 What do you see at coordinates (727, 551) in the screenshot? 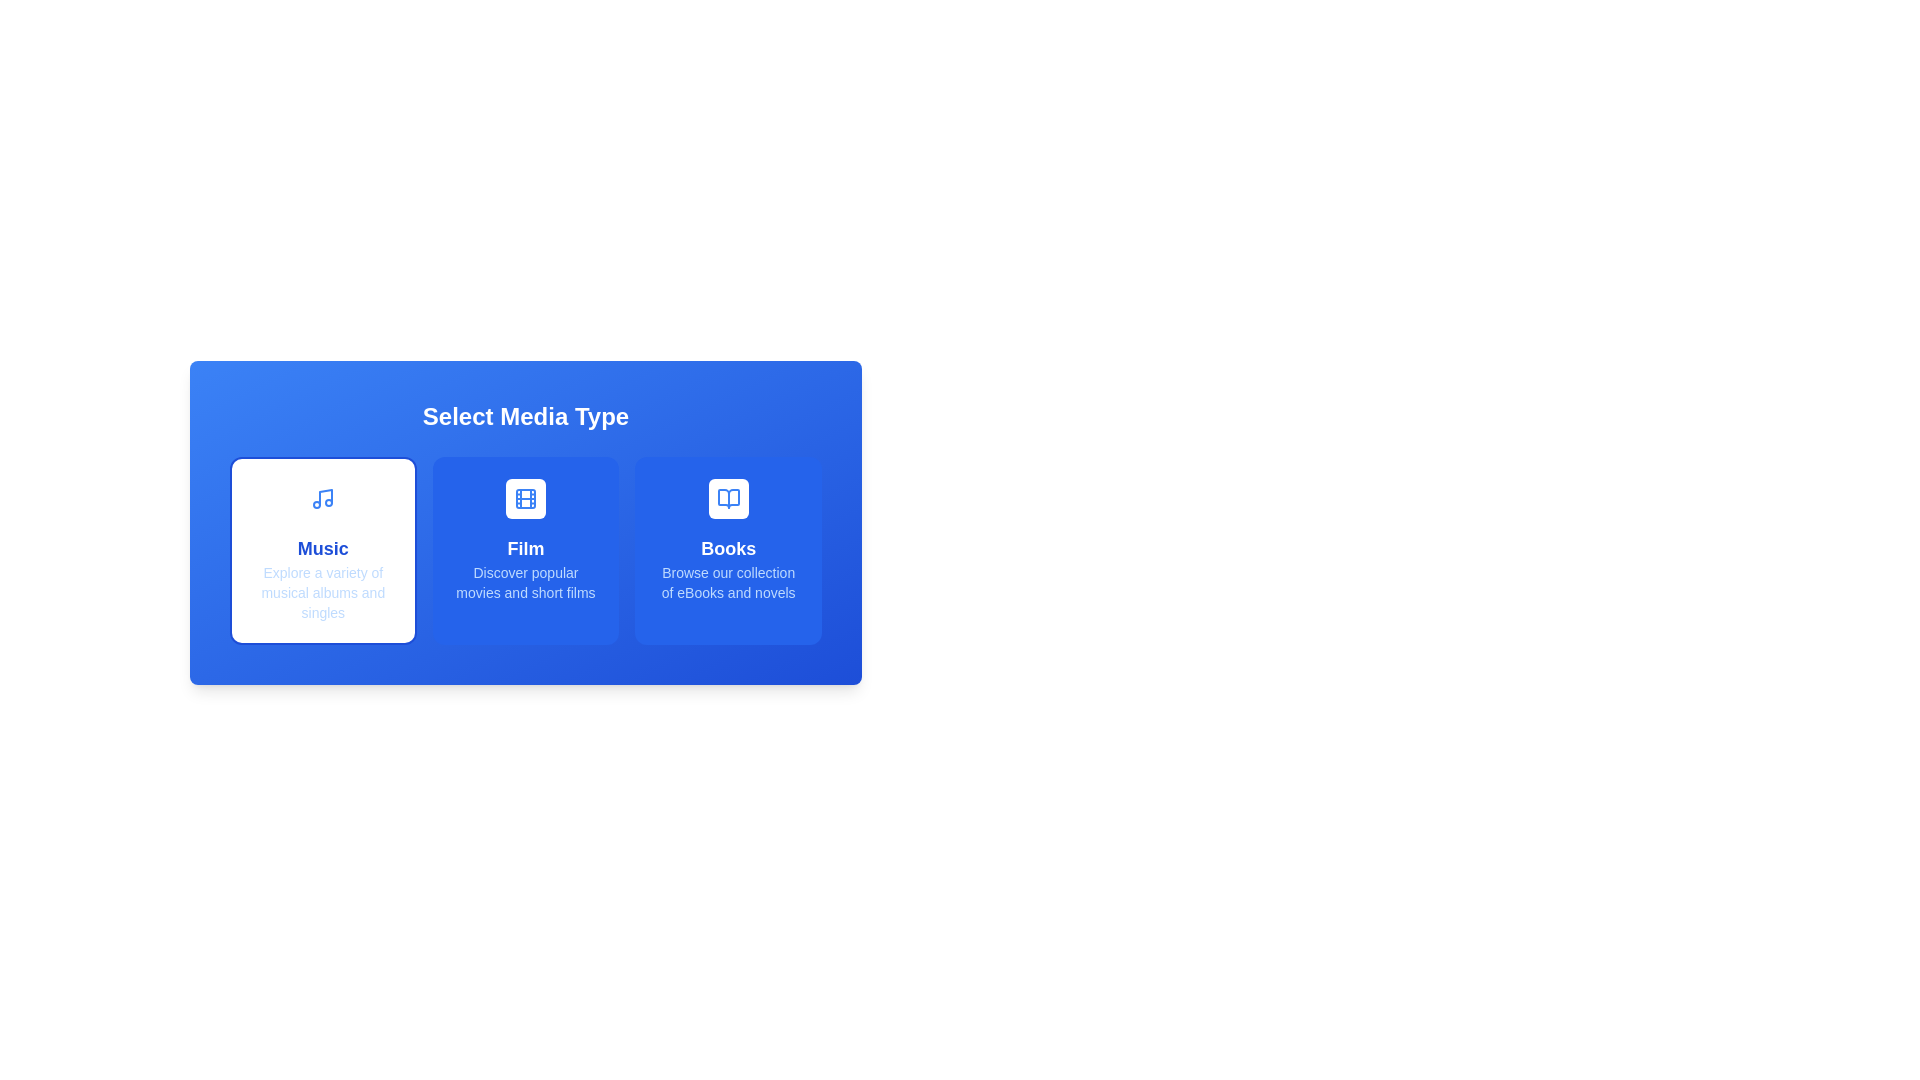
I see `the Card Component that serves as a navigation item for exploring eBooks and novels, positioned as the third card in a row of three cards, located on the far right after 'Music' and 'Film'` at bounding box center [727, 551].